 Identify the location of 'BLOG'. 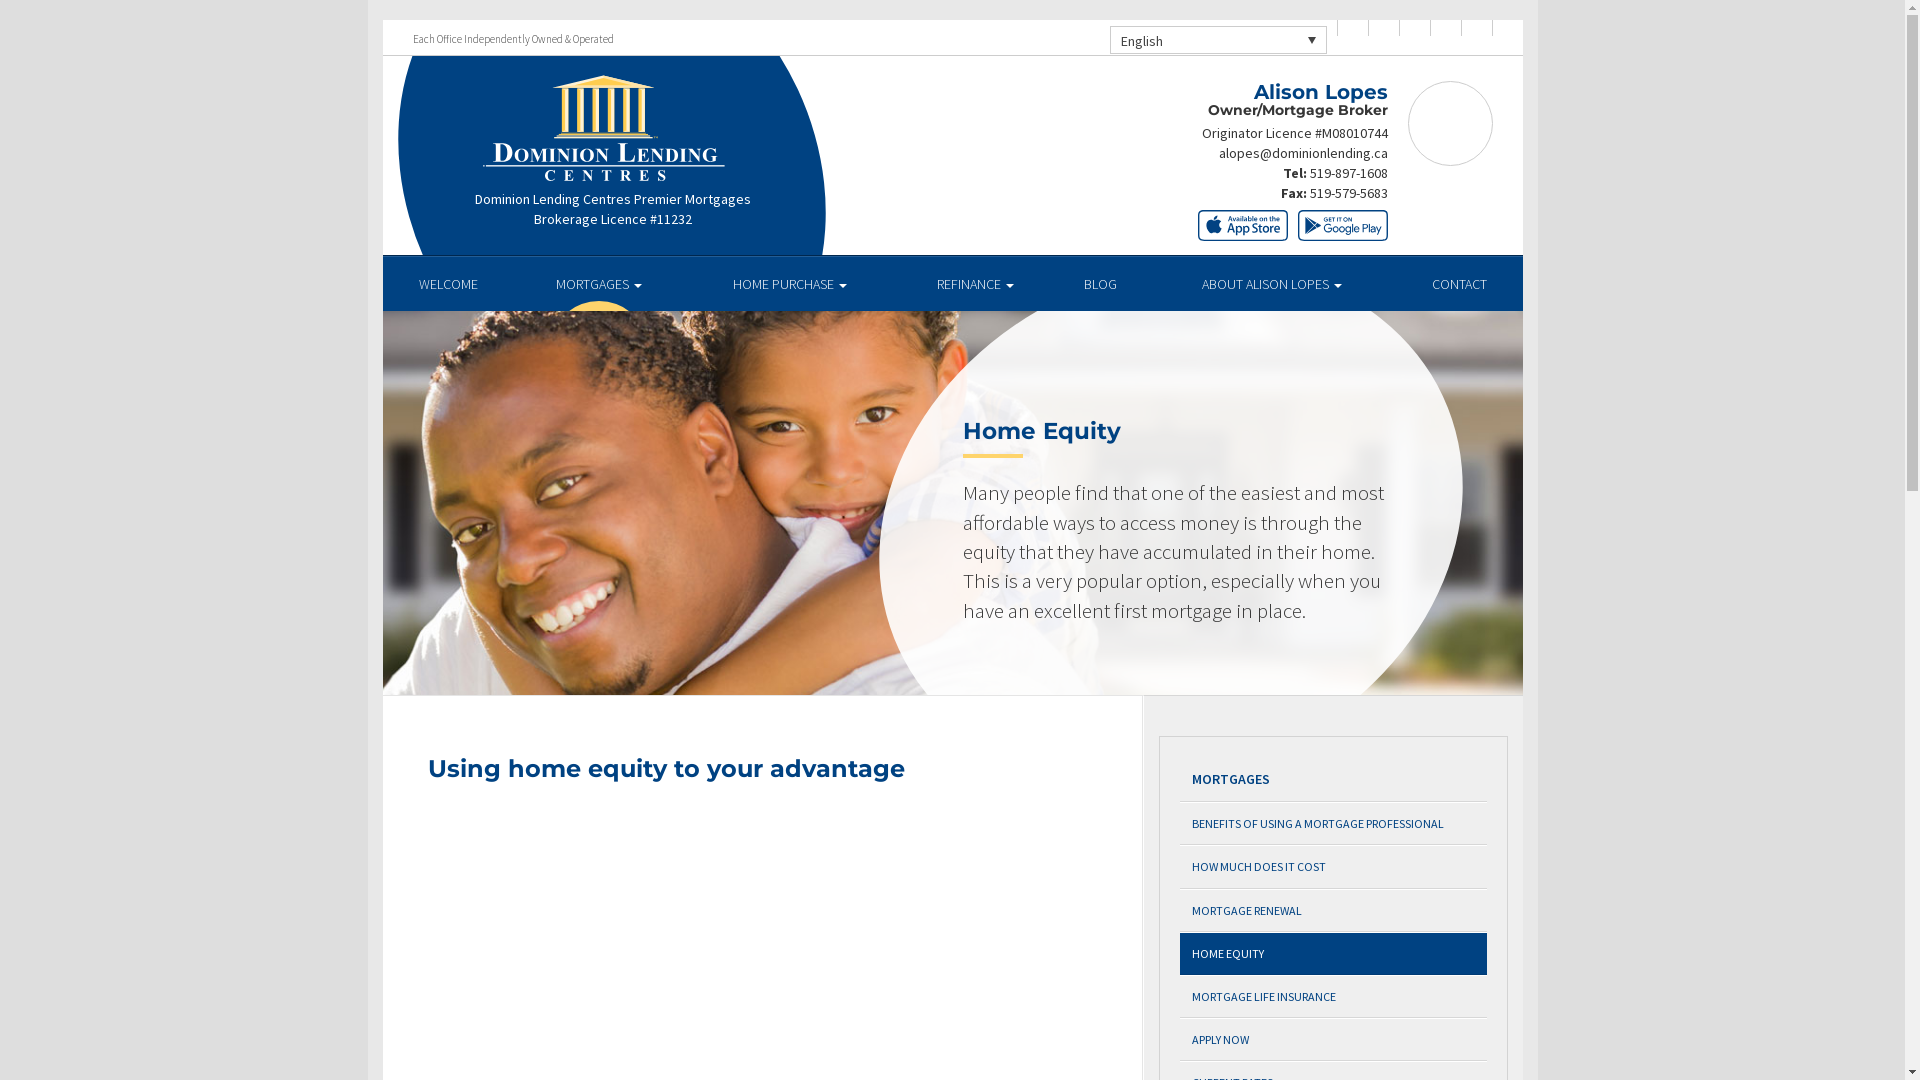
(1099, 284).